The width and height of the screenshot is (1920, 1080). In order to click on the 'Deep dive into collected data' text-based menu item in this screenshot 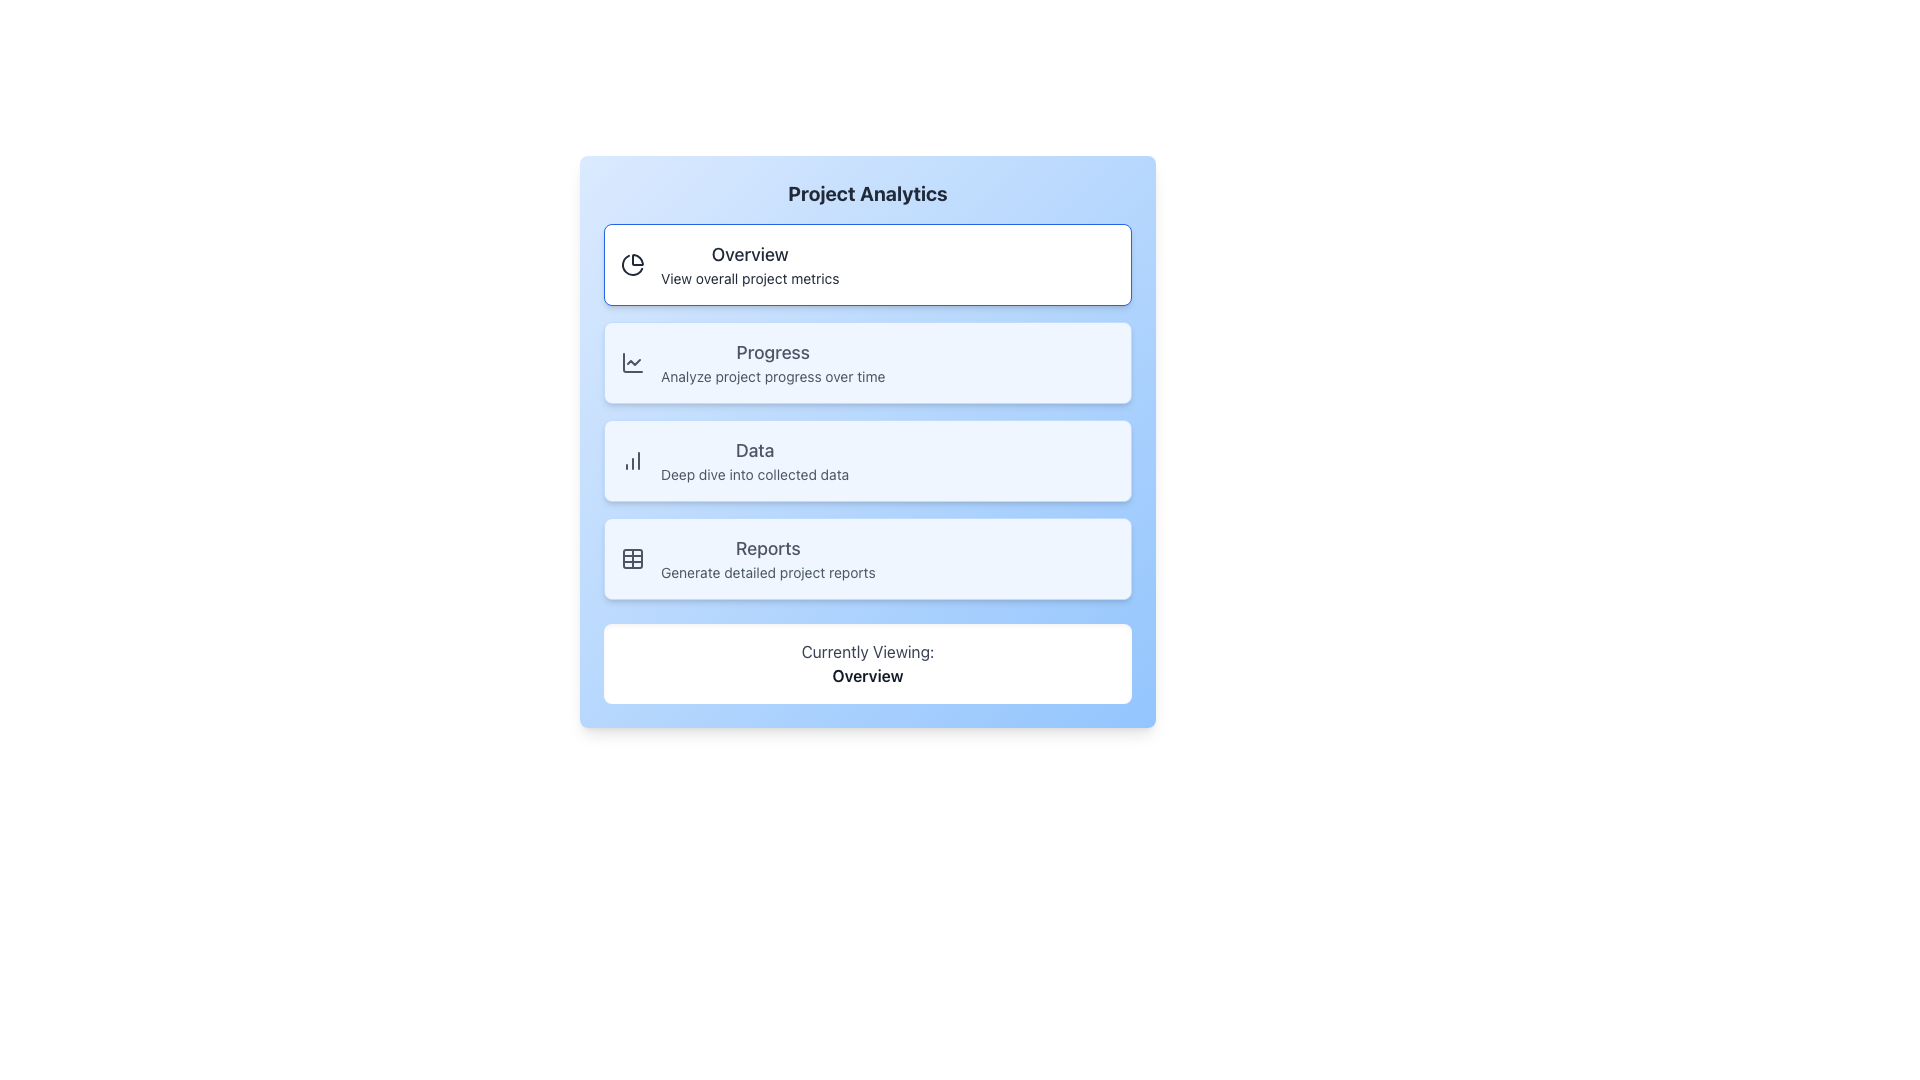, I will do `click(754, 461)`.